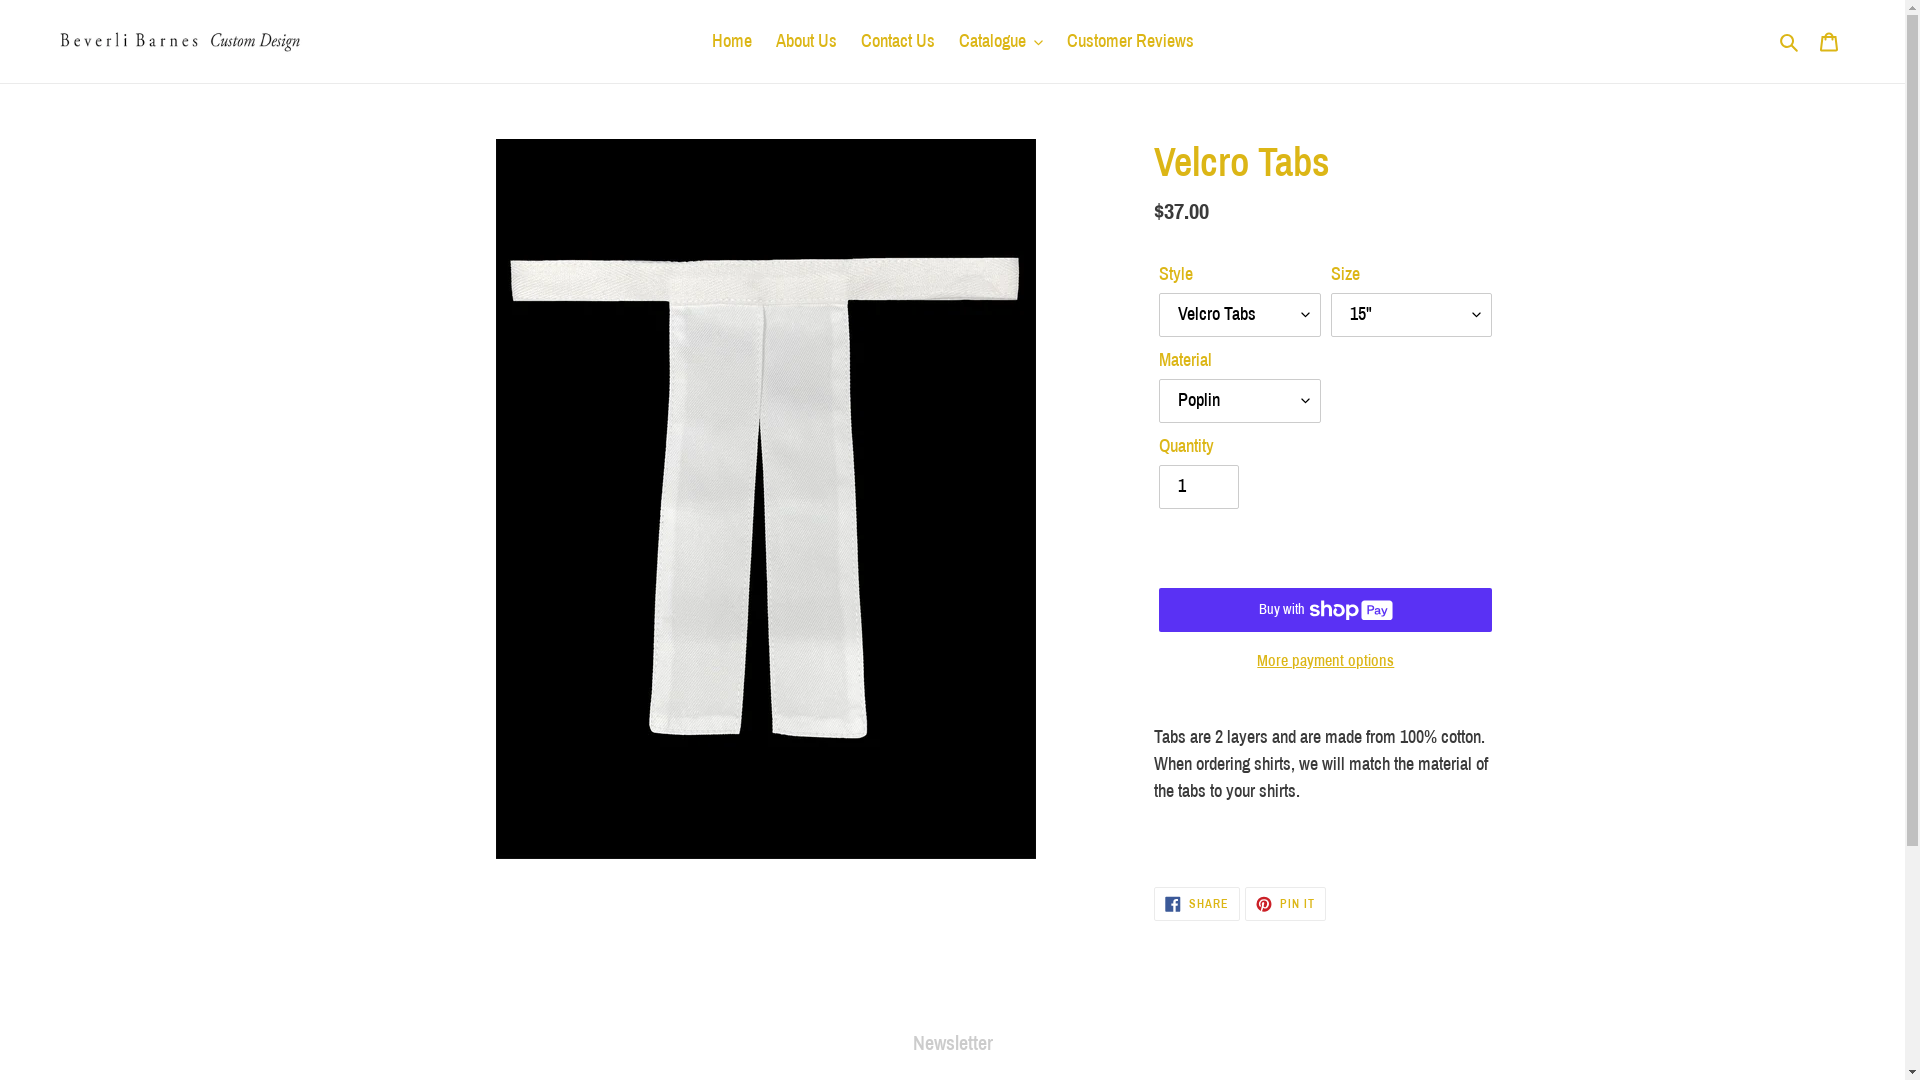 This screenshot has height=1080, width=1920. Describe the element at coordinates (1285, 903) in the screenshot. I see `'PIN IT` at that location.